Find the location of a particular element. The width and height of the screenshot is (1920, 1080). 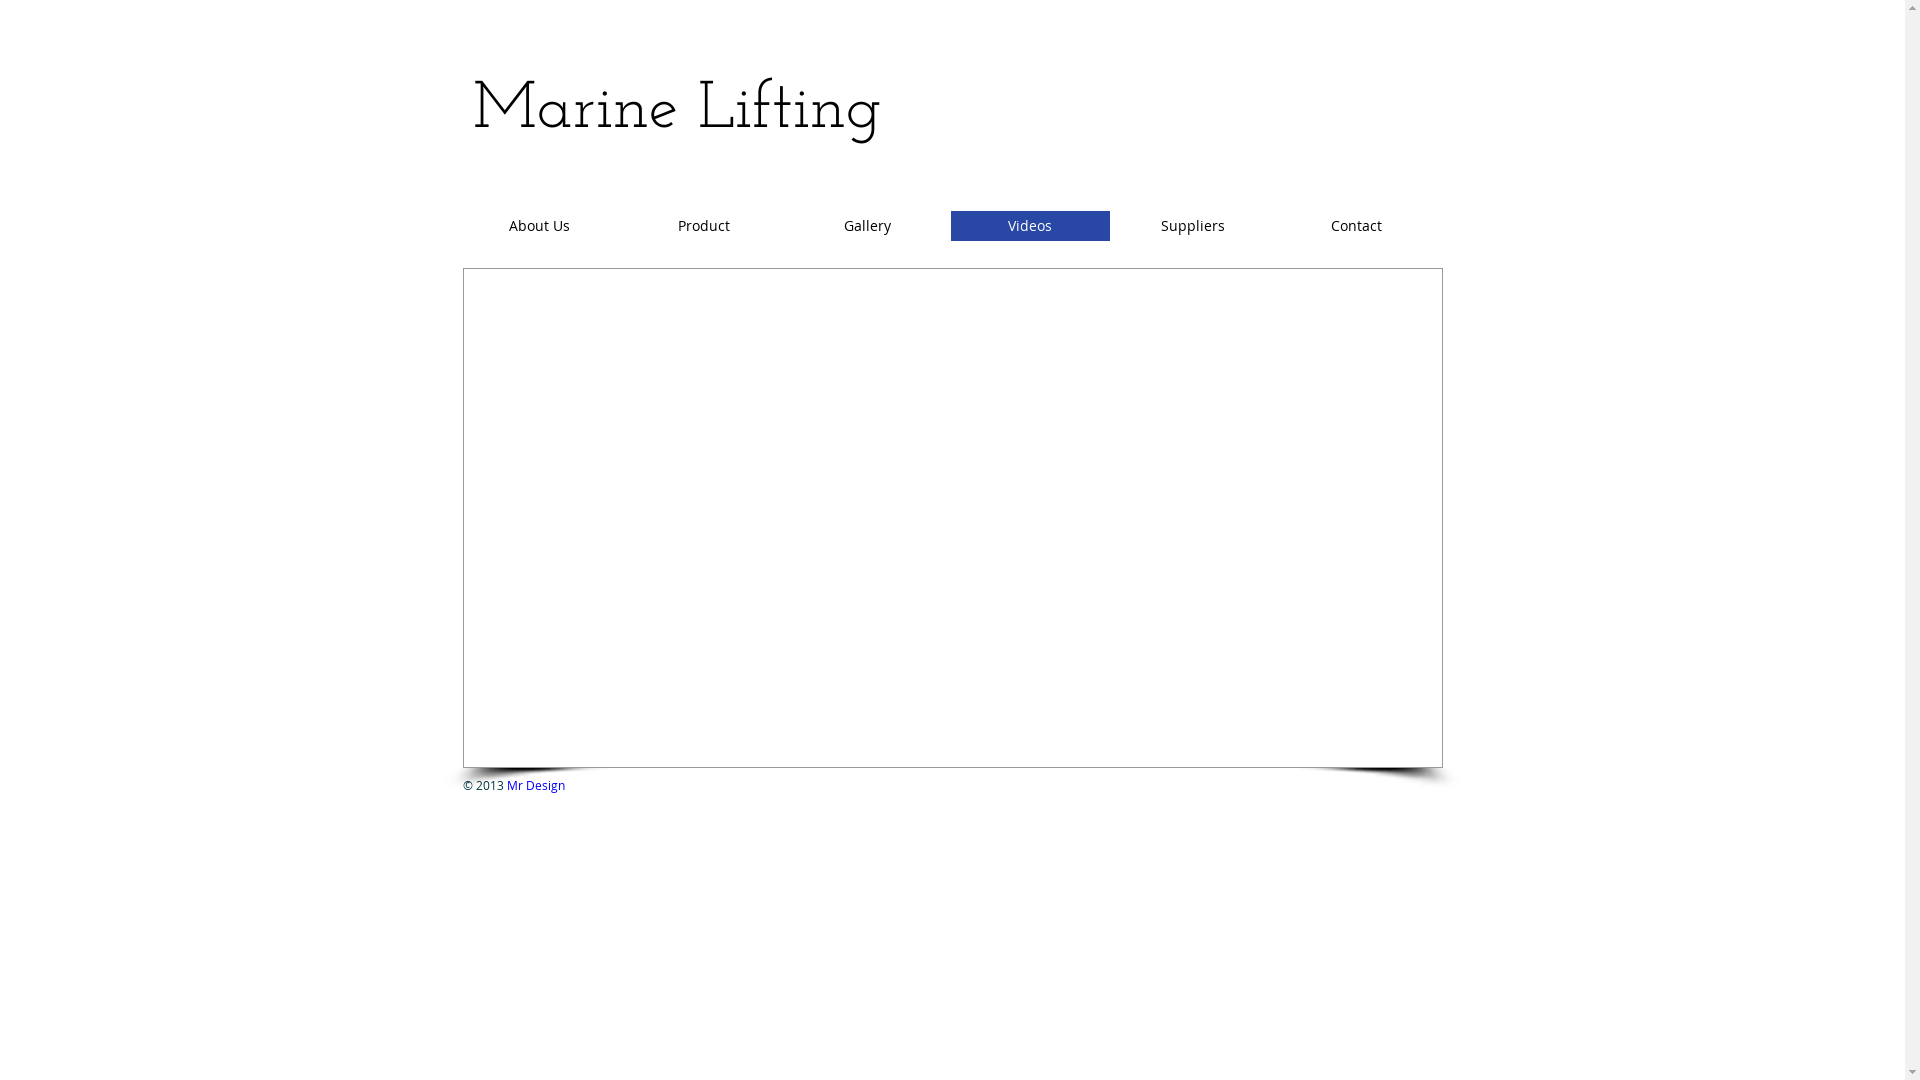

'Gallery' is located at coordinates (867, 225).